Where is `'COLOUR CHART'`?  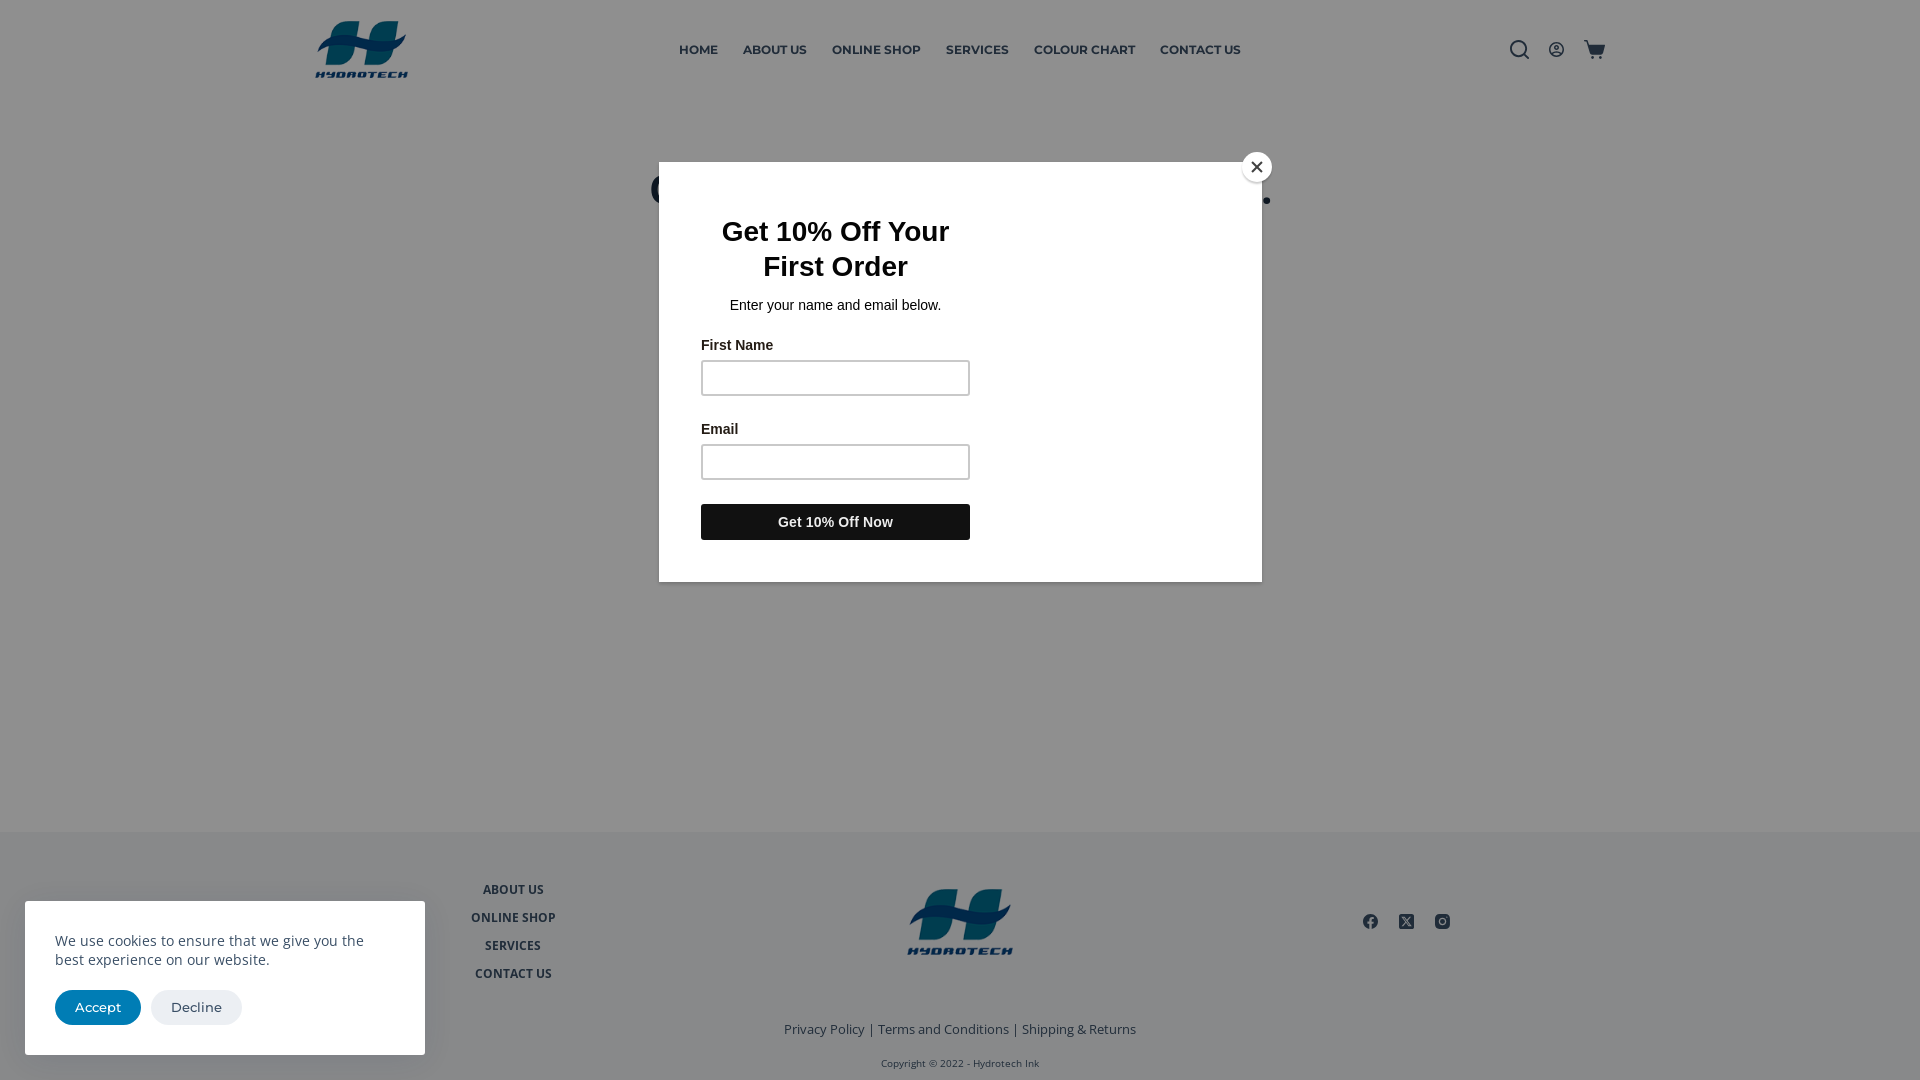
'COLOUR CHART' is located at coordinates (1083, 48).